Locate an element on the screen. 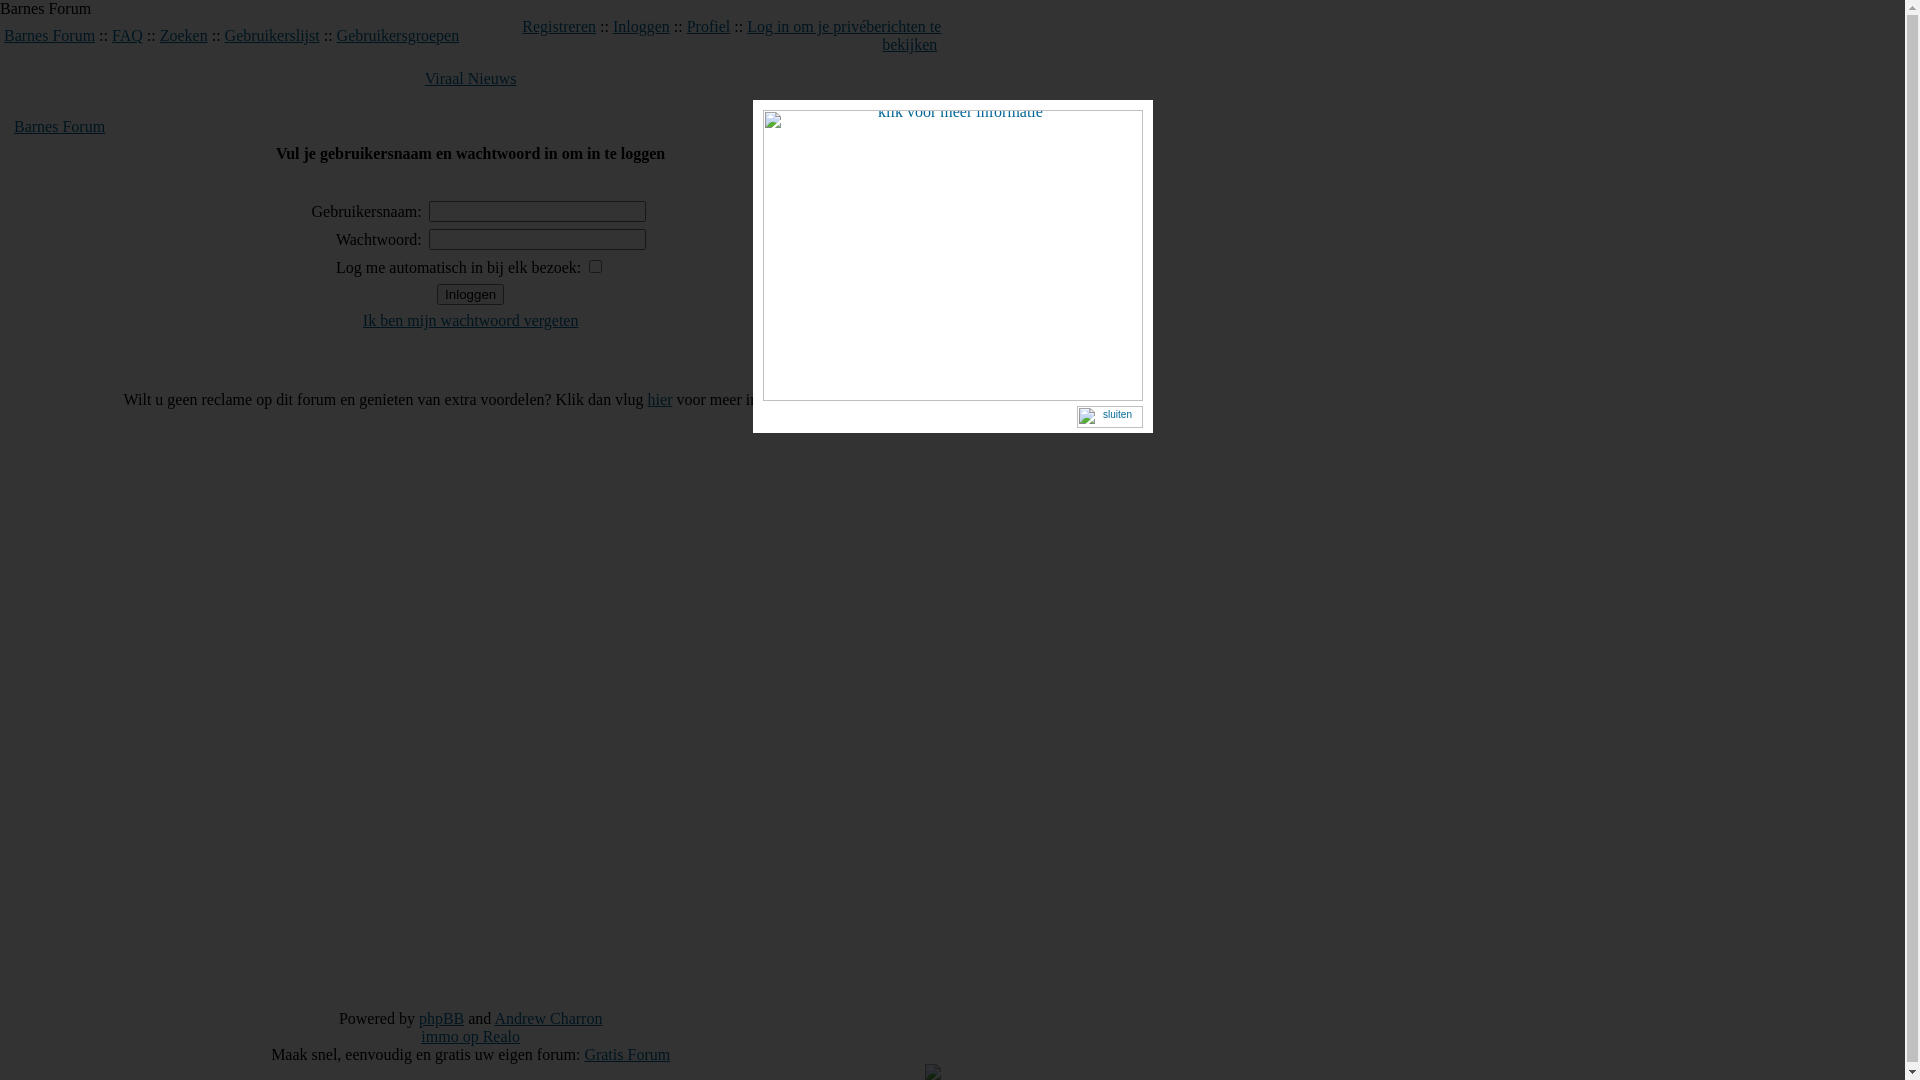 The height and width of the screenshot is (1080, 1920). 'Barnes Forum' is located at coordinates (49, 35).